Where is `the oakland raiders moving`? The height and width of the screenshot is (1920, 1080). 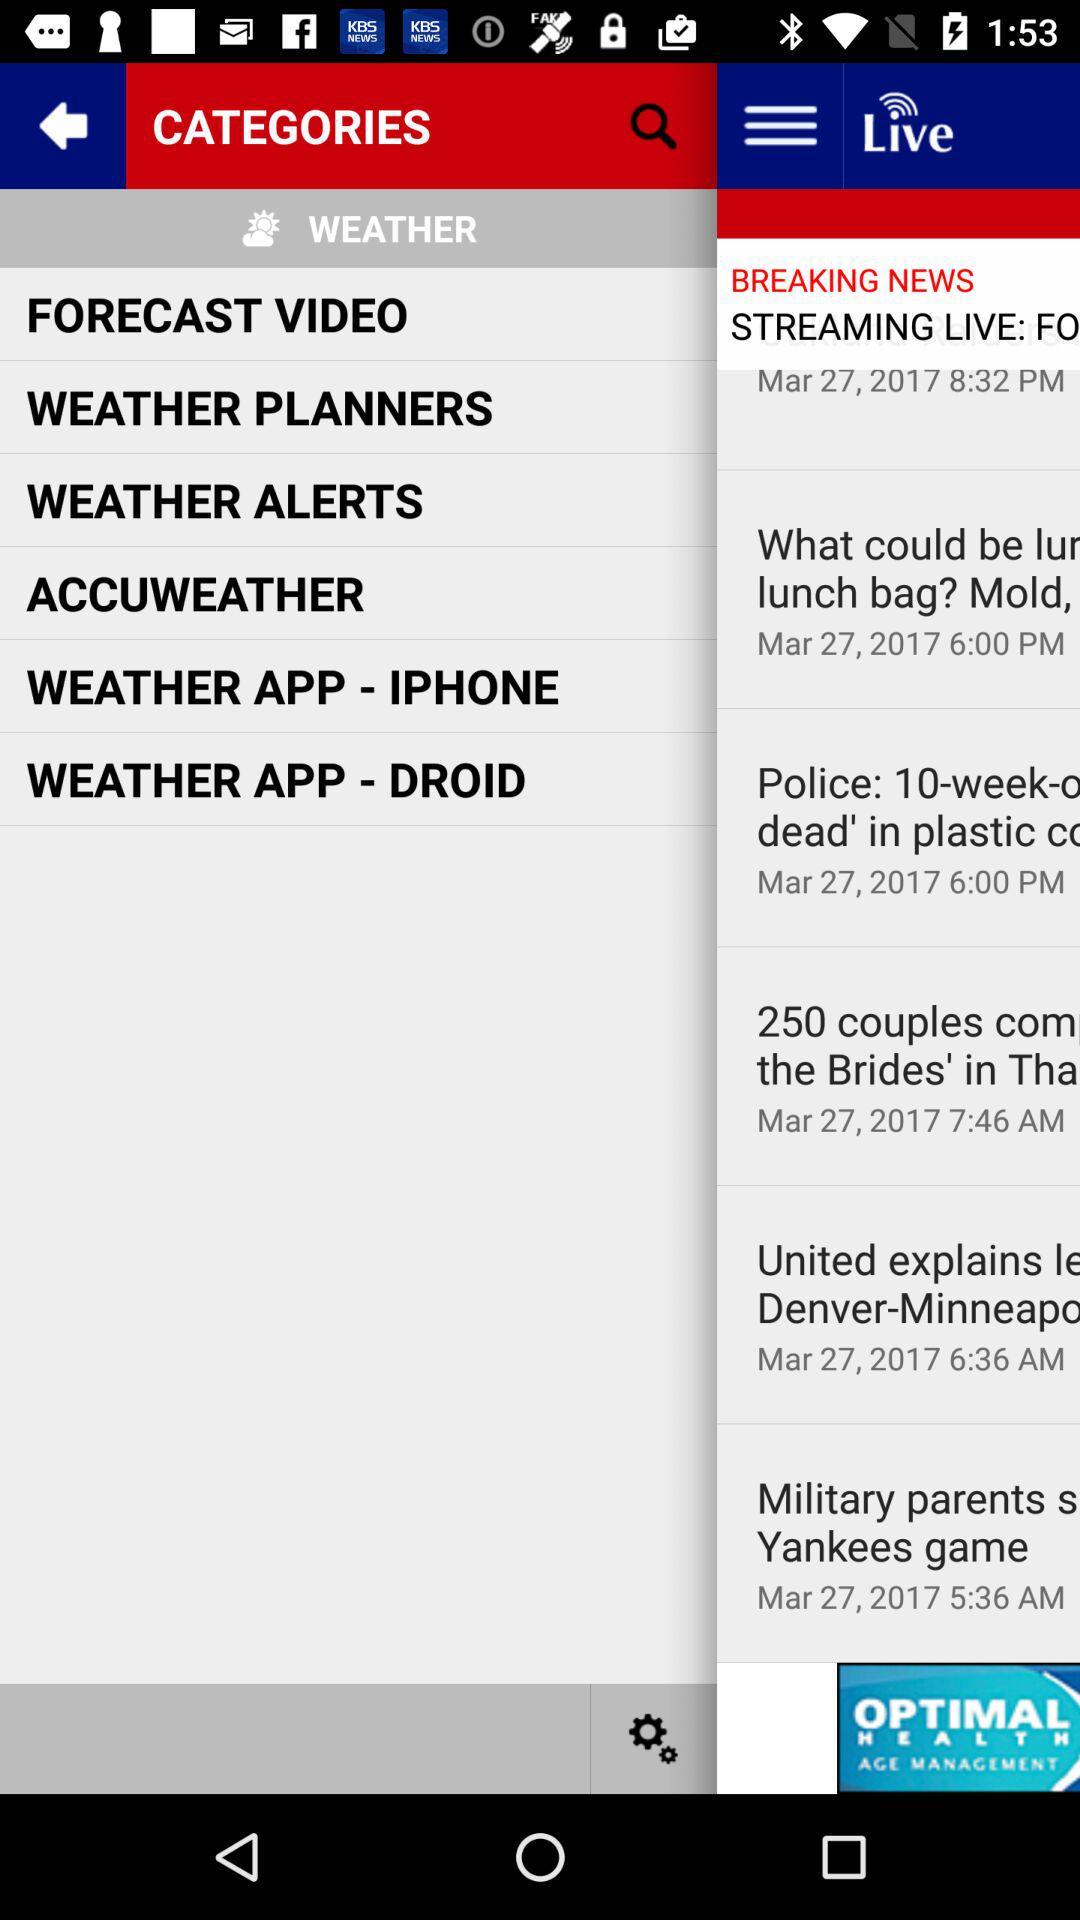
the oakland raiders moving is located at coordinates (918, 329).